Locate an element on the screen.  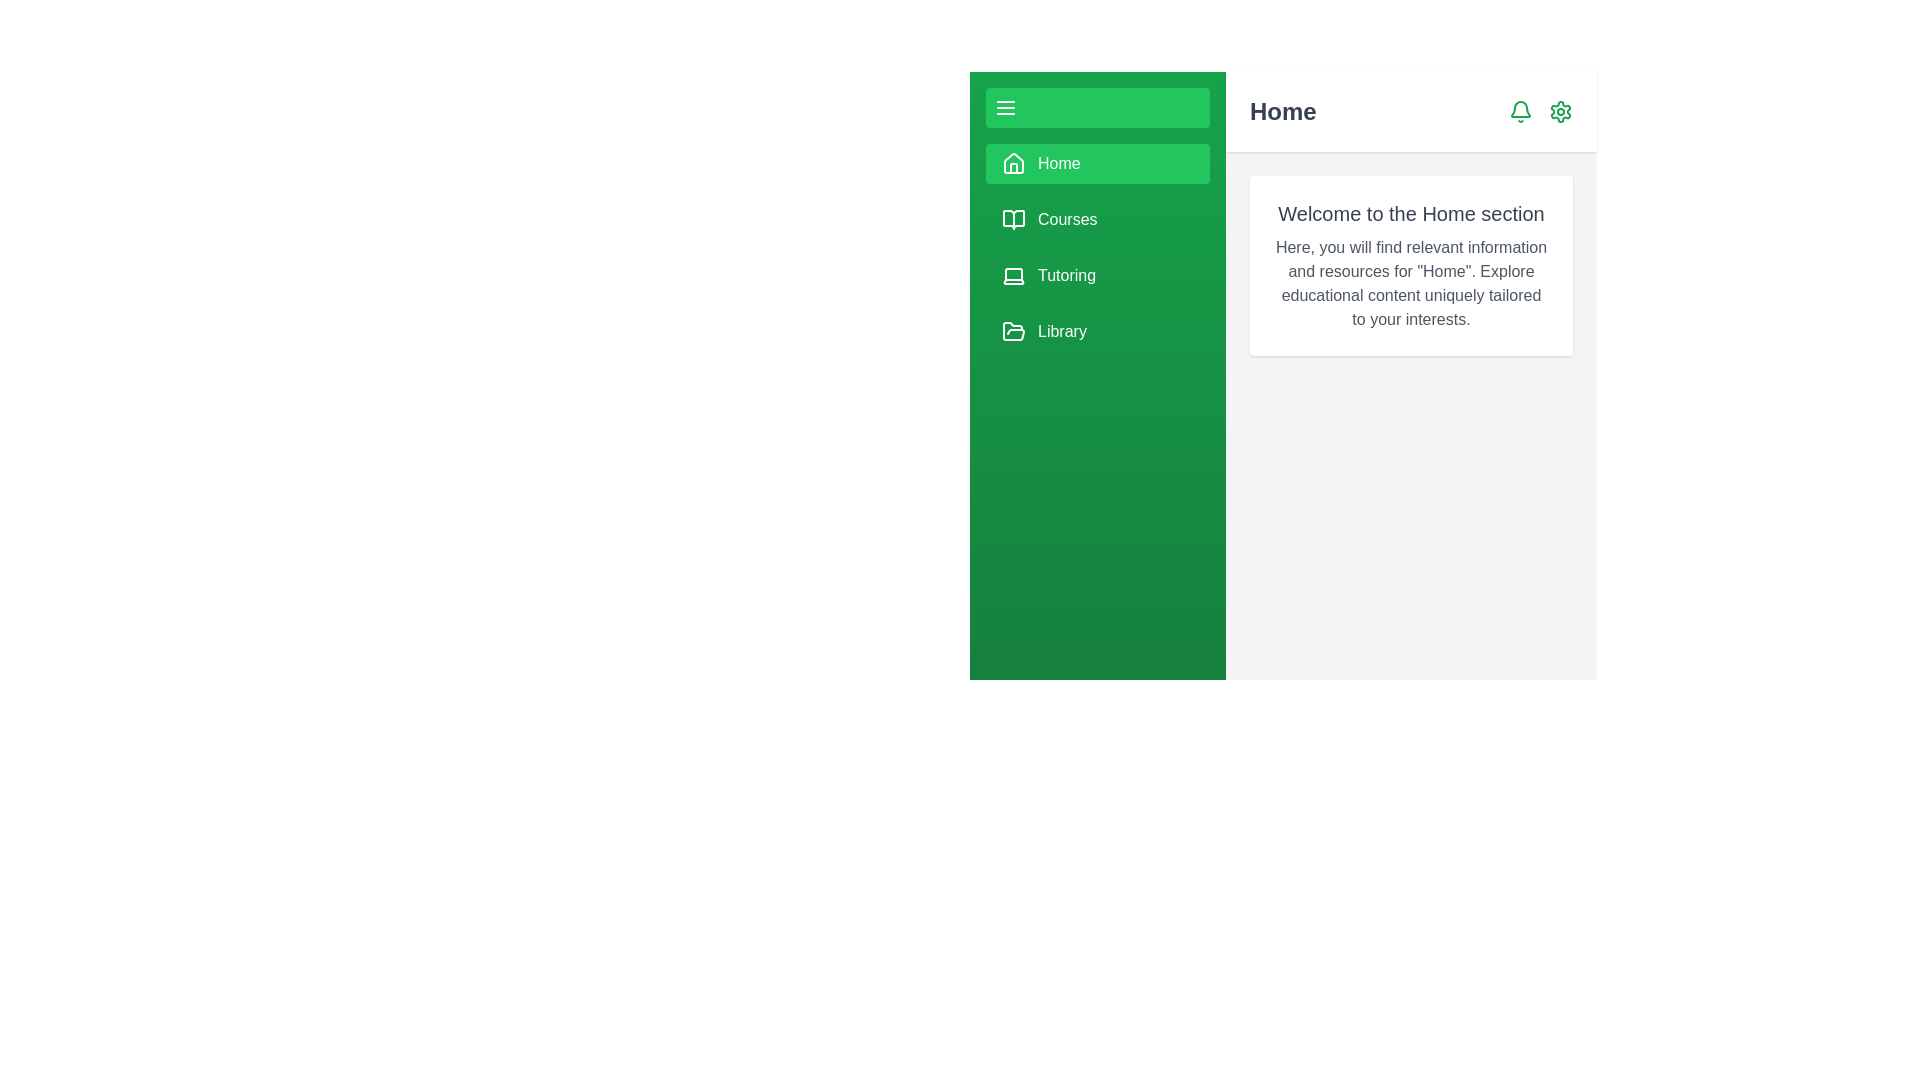
the clickable menu item with a green background labeled 'Courses' is located at coordinates (1097, 219).